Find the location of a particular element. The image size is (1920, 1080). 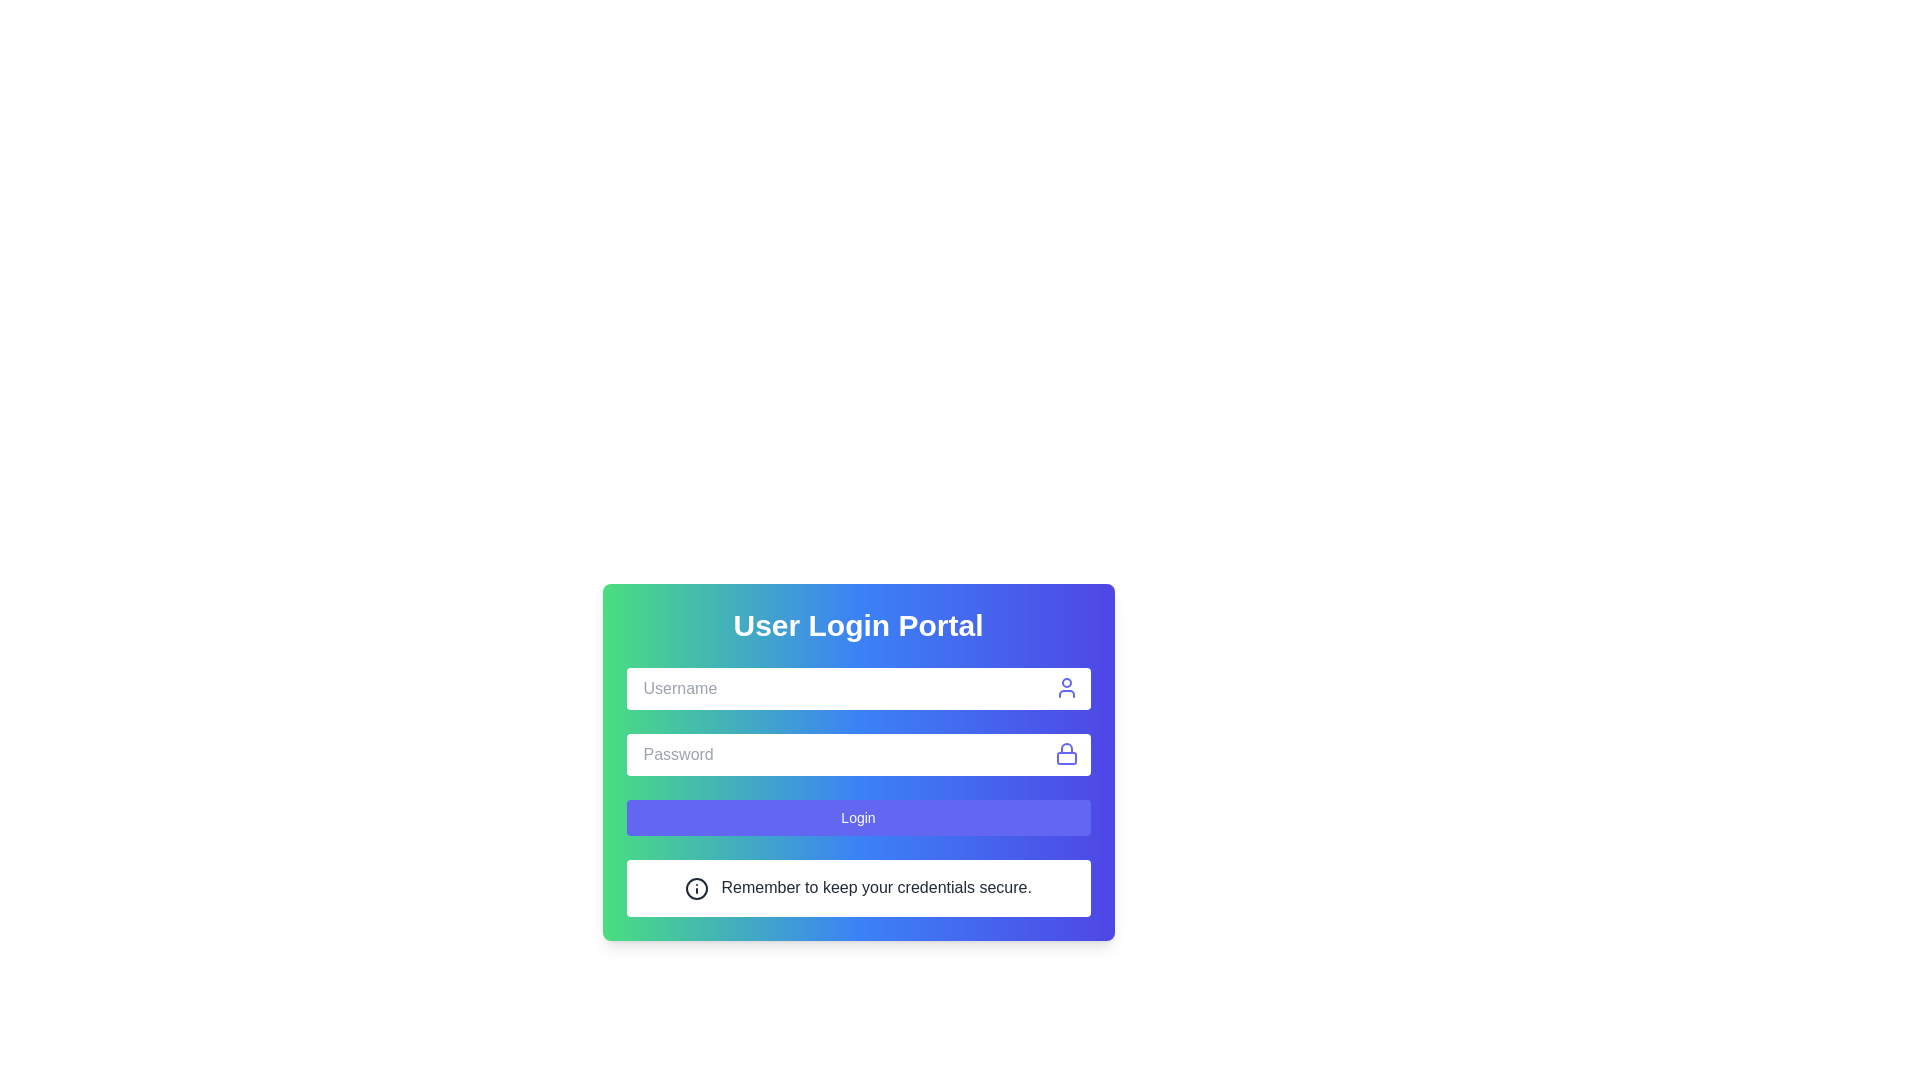

the Password Input Field, which is located directly beneath the 'Username' input field and above the 'Login' button, to provide visual feedback is located at coordinates (858, 762).